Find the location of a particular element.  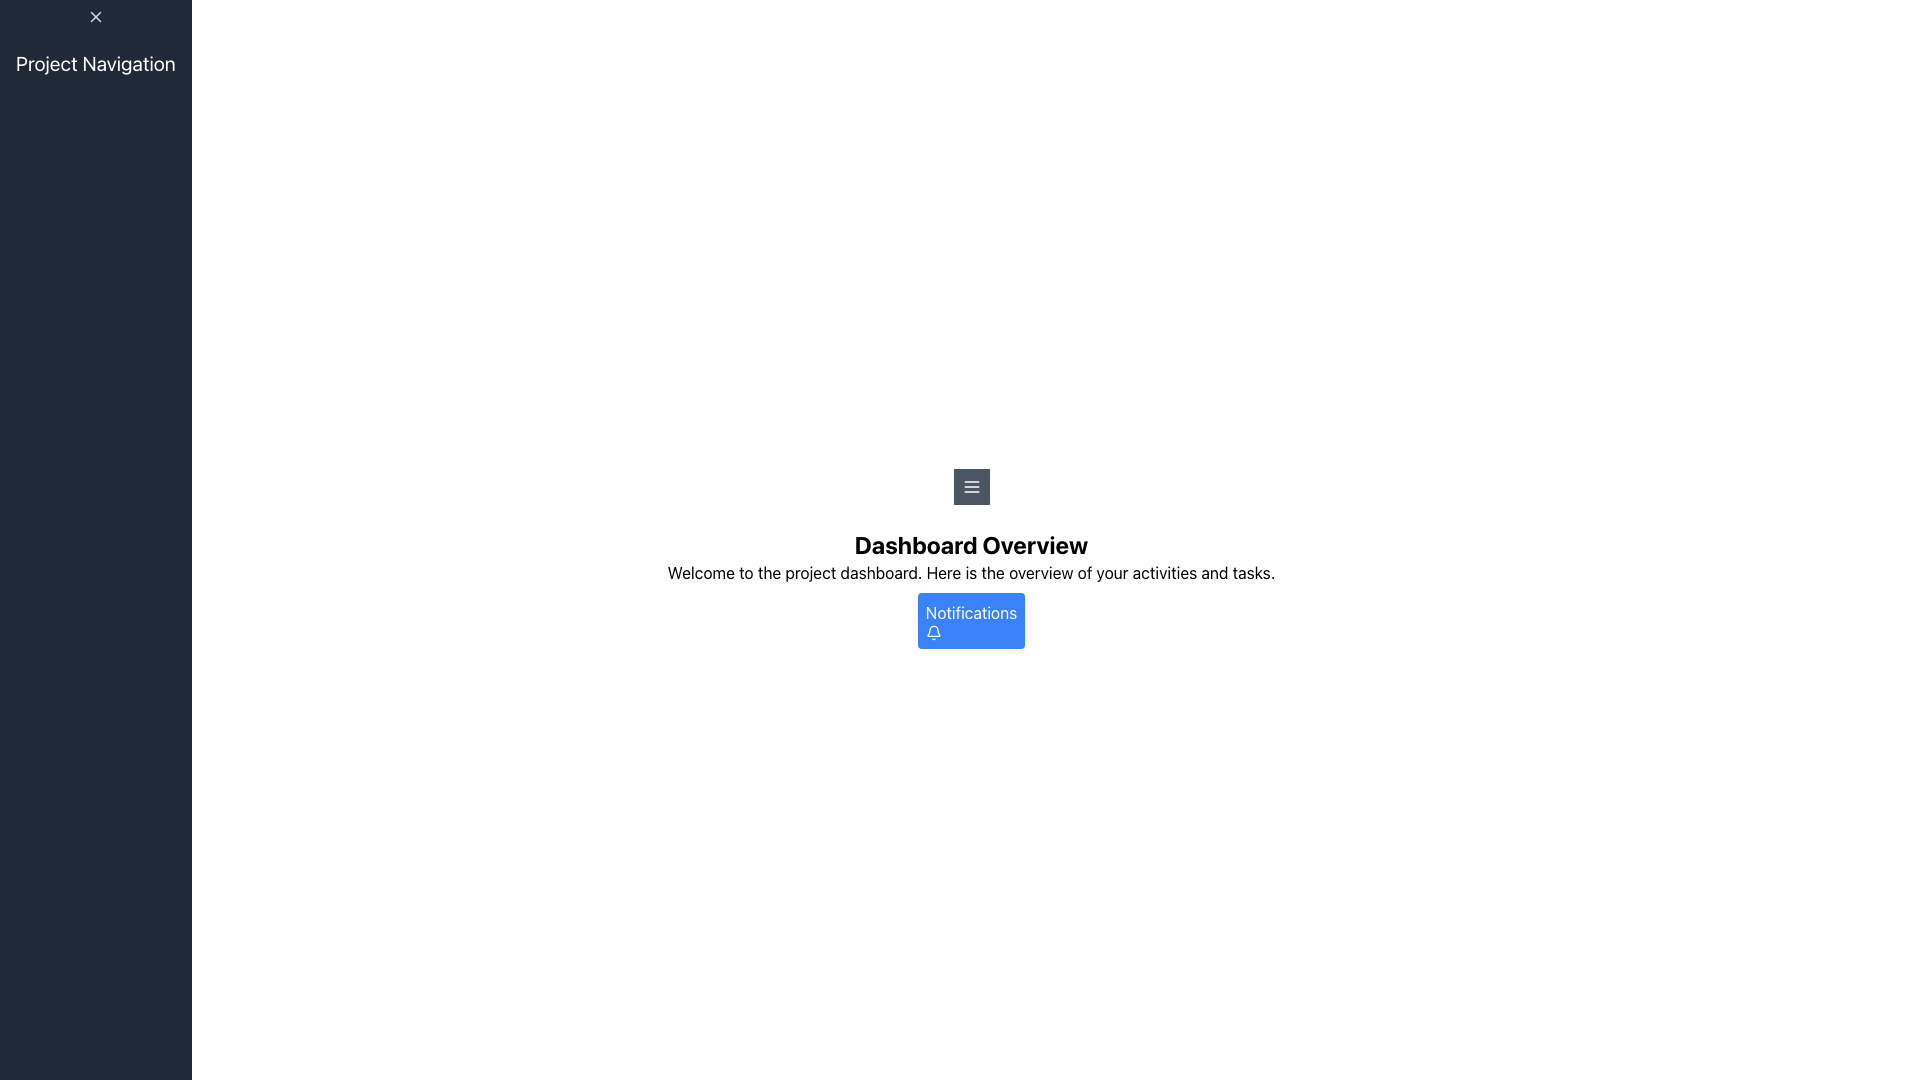

the bell-shaped notification icon with a white outline on a blue background, which is located within the blue 'Notifications' button is located at coordinates (932, 632).